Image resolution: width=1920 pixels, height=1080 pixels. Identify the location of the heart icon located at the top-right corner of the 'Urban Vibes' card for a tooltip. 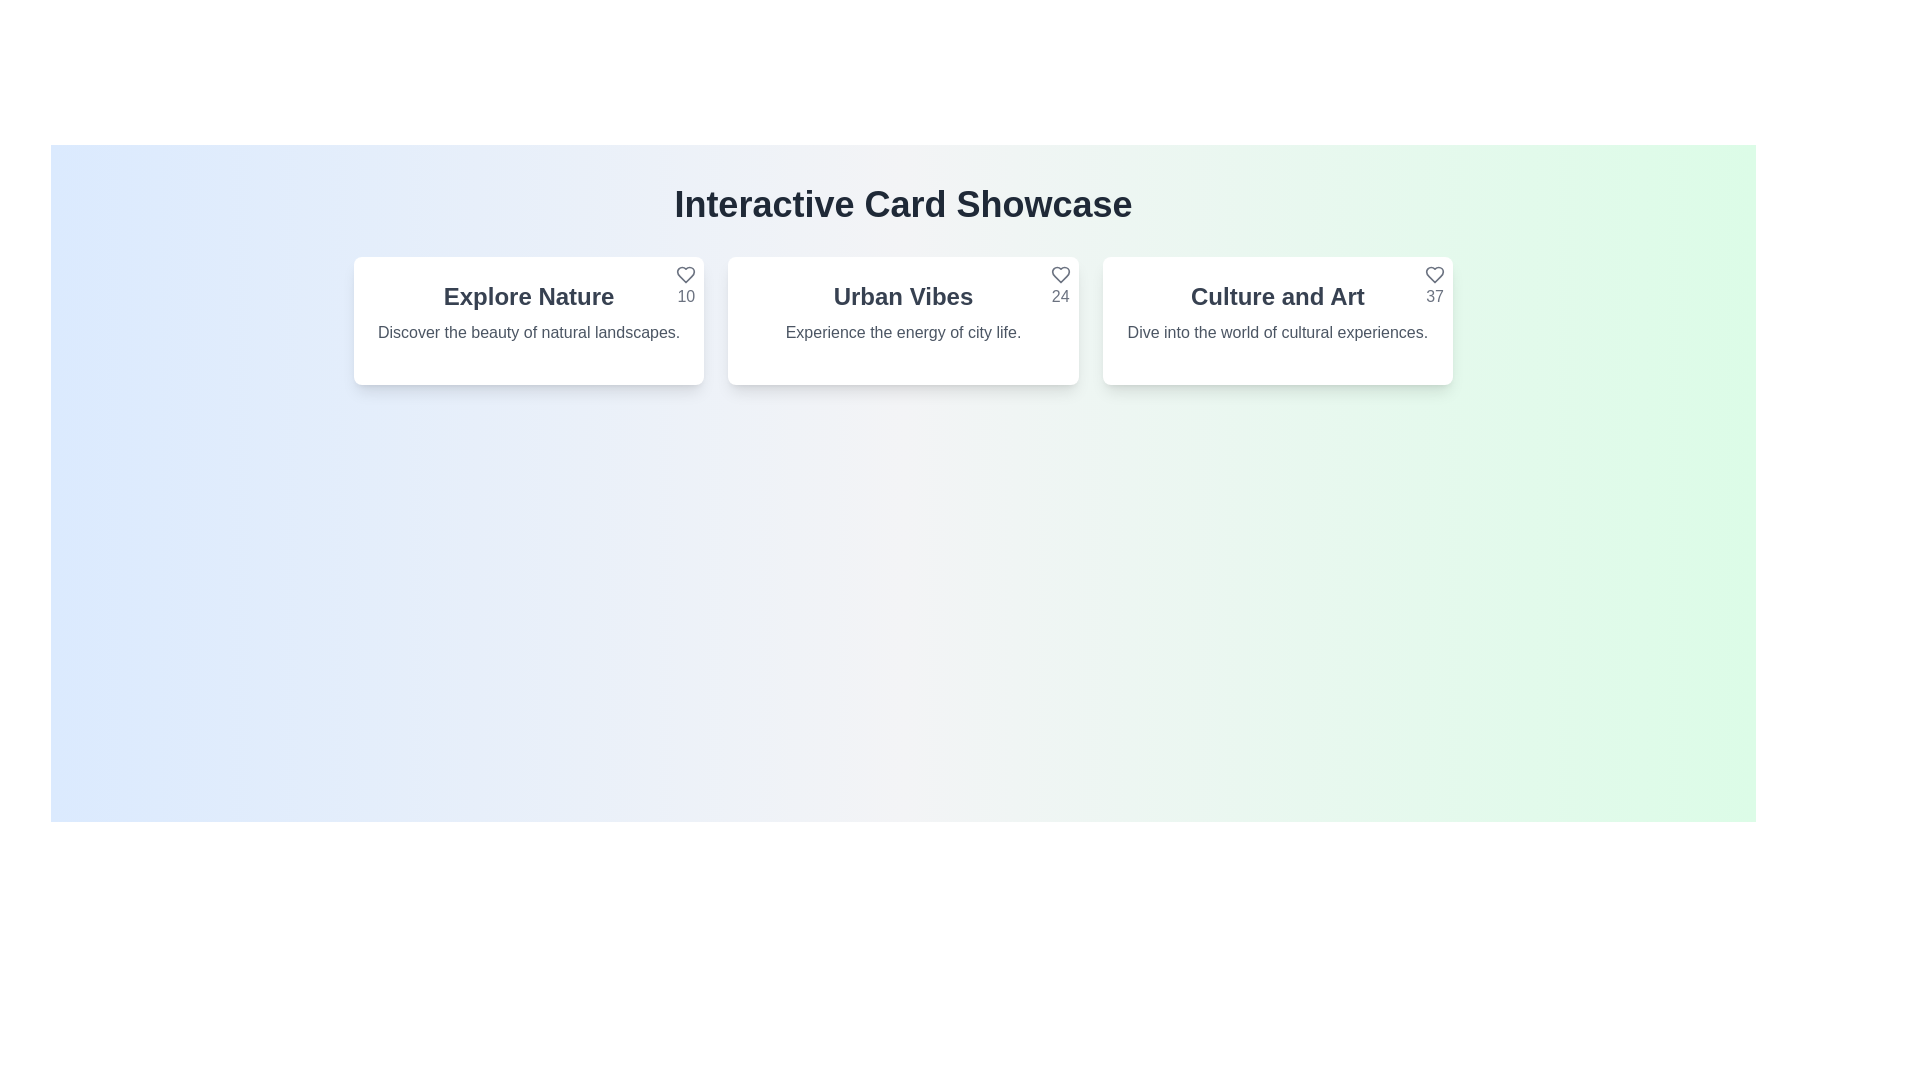
(1059, 274).